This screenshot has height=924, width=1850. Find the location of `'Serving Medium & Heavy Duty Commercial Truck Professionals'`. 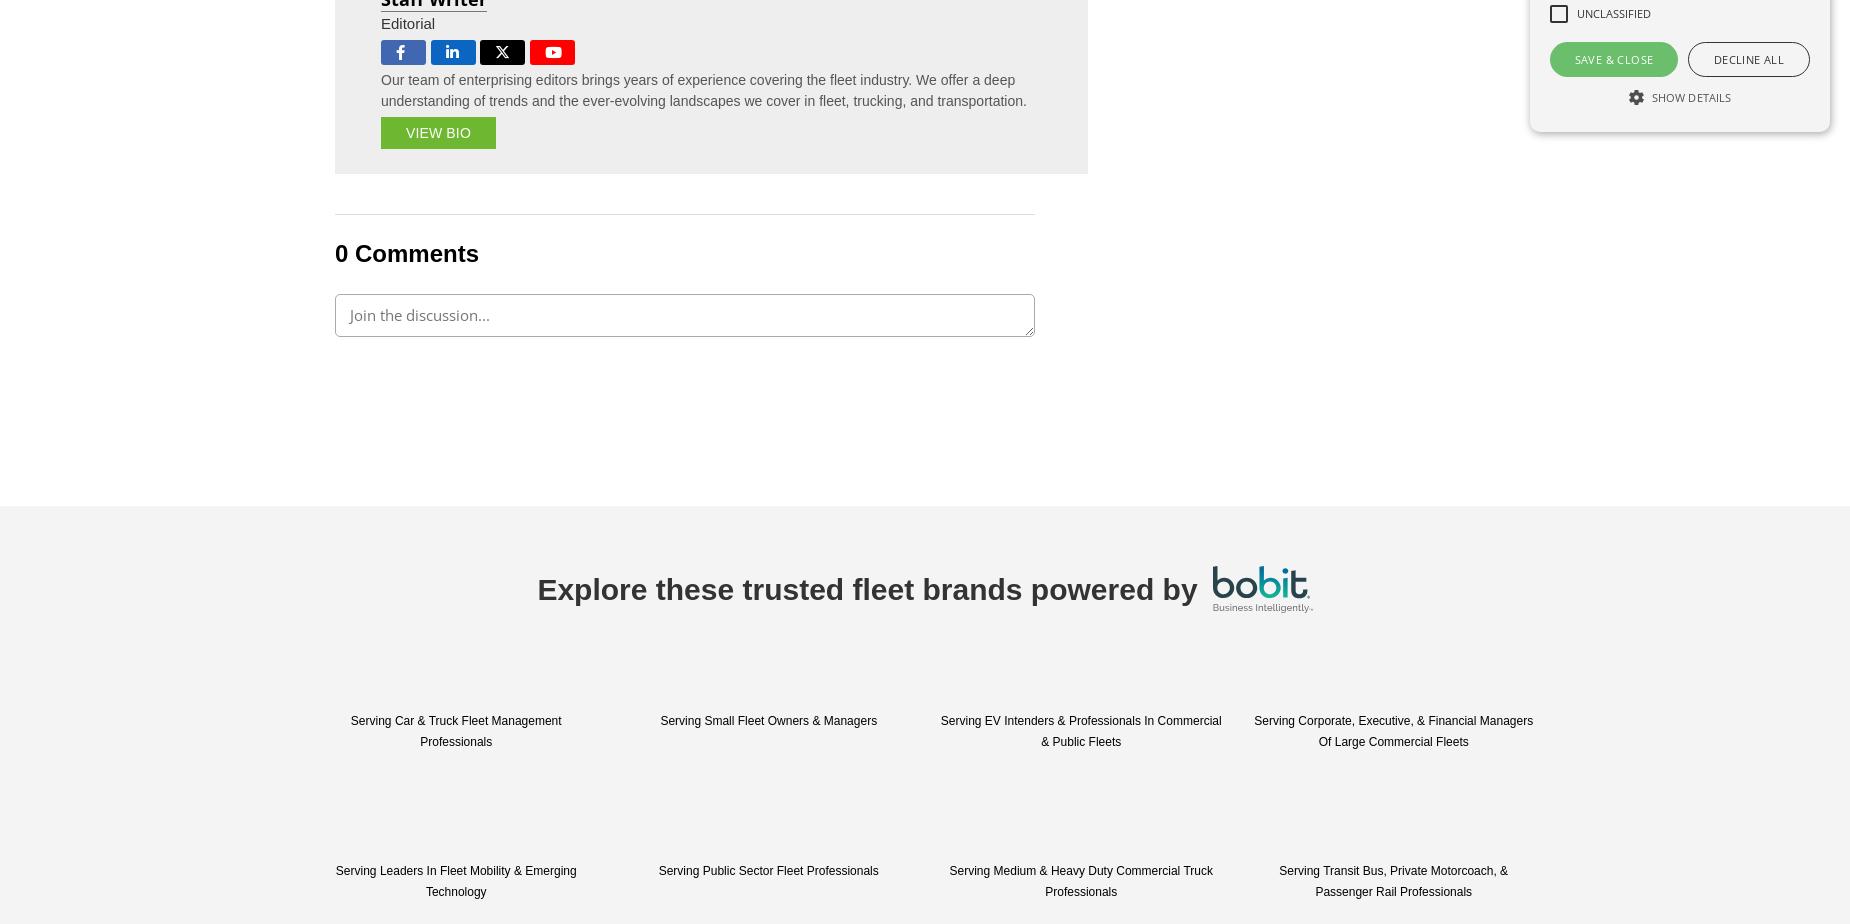

'Serving Medium & Heavy Duty Commercial Truck Professionals' is located at coordinates (1079, 881).